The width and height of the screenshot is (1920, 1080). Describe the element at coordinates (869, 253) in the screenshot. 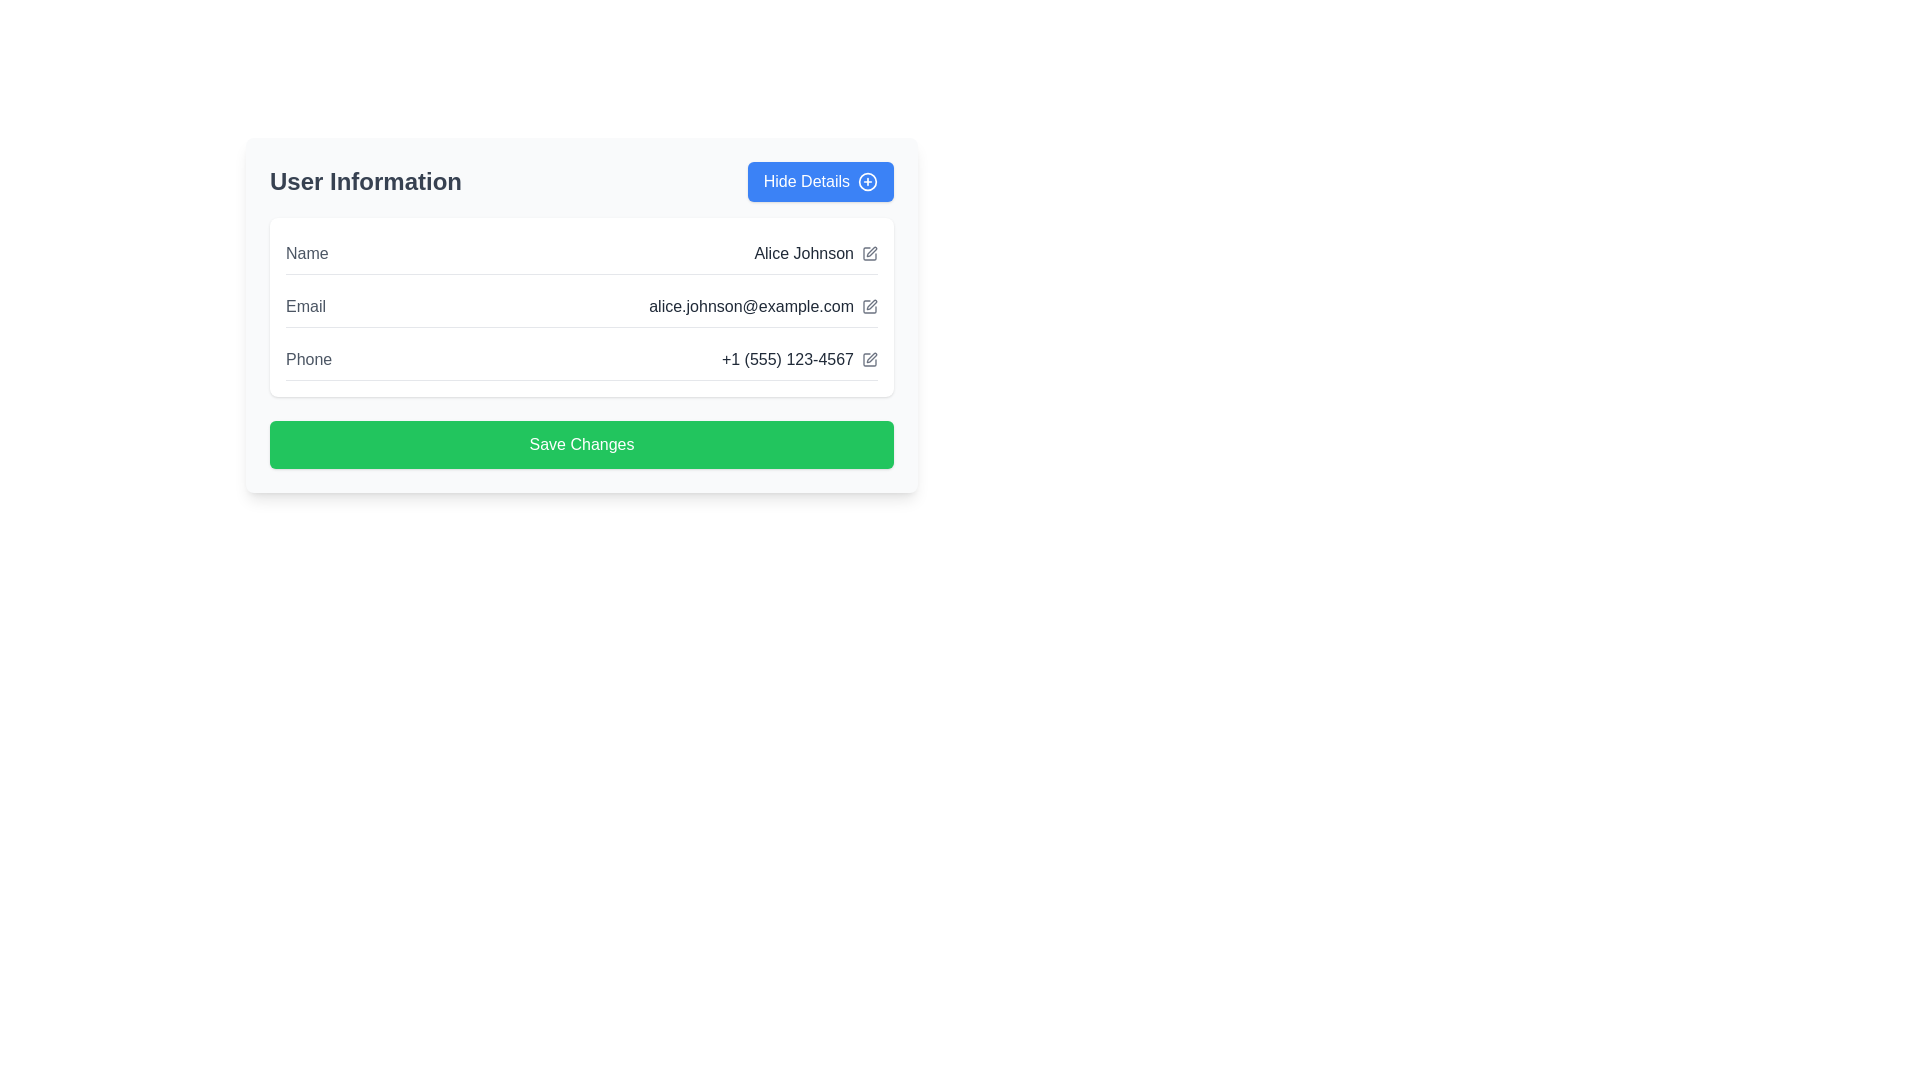

I see `the icon button located to the right of the text 'Alice Johnson' in the 'Name' row of the user information card` at that location.